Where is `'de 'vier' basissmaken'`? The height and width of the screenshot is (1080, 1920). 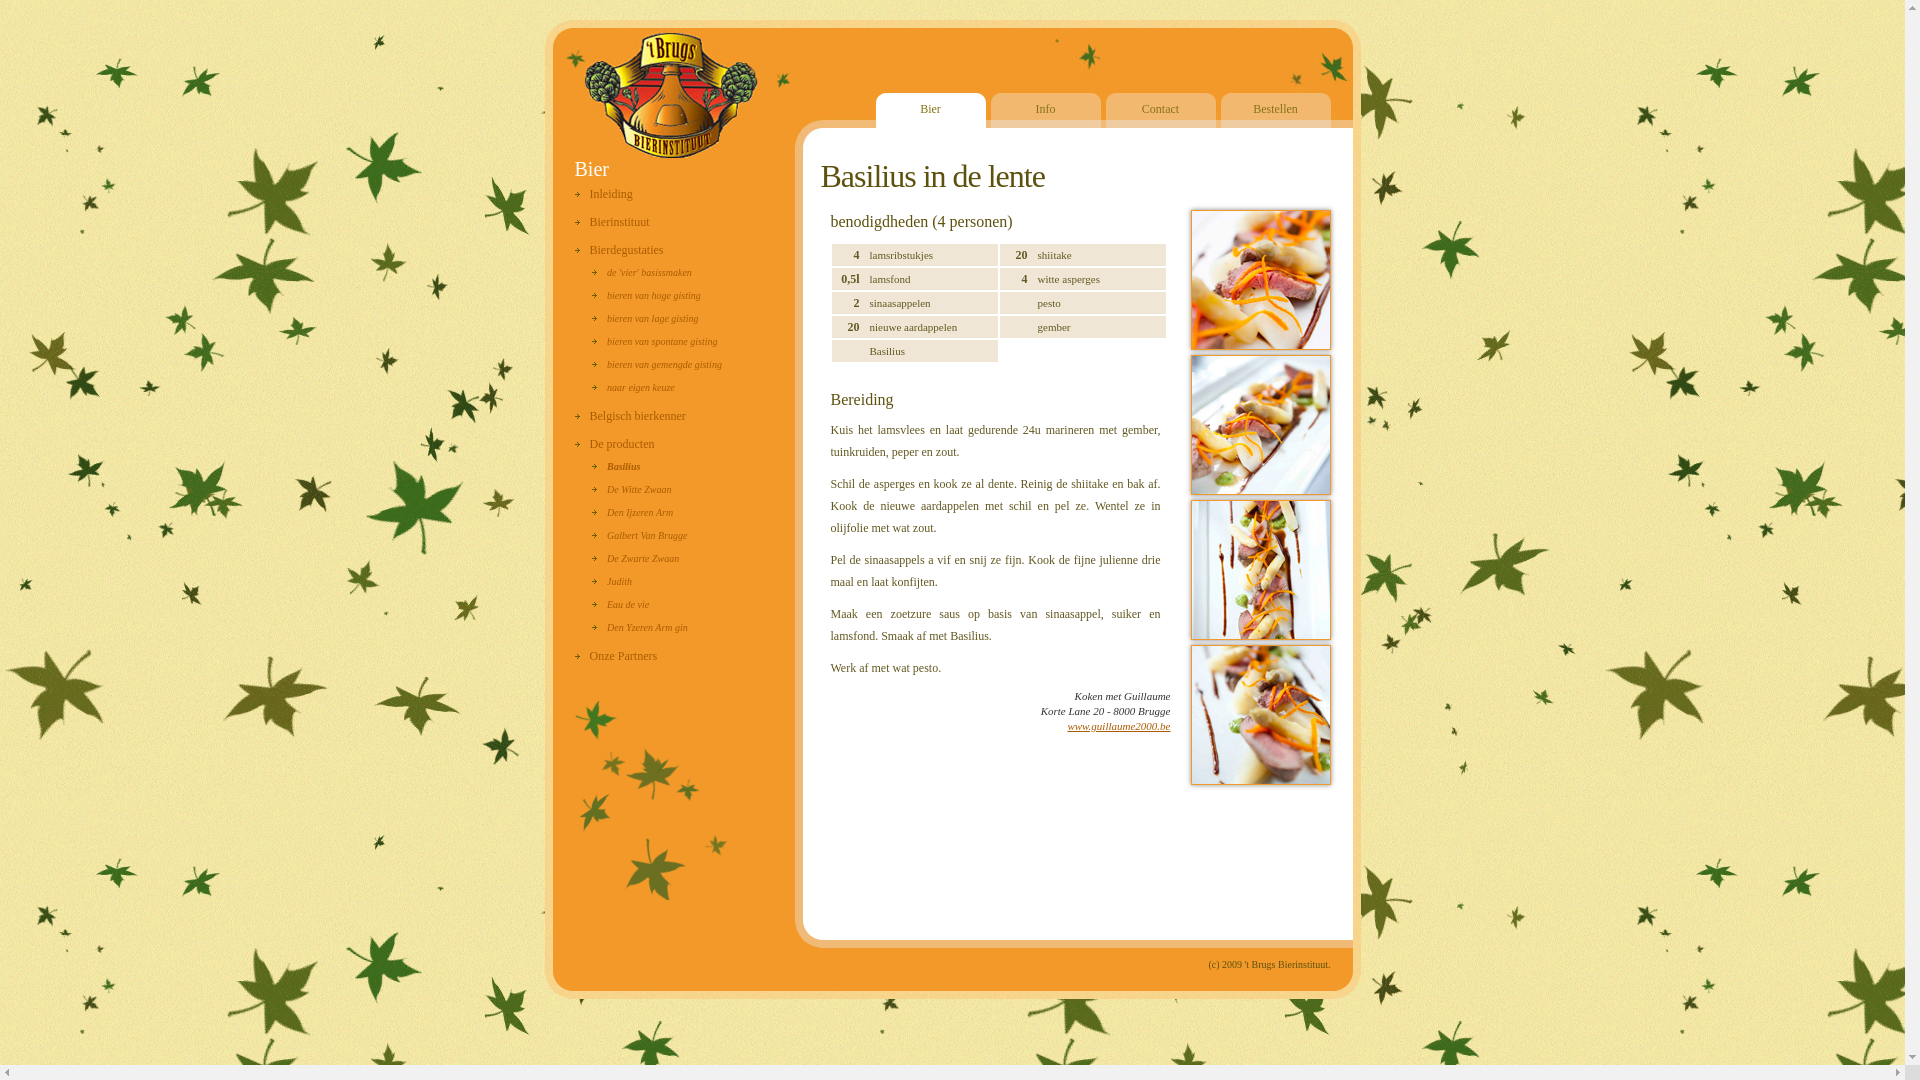 'de 'vier' basissmaken' is located at coordinates (642, 272).